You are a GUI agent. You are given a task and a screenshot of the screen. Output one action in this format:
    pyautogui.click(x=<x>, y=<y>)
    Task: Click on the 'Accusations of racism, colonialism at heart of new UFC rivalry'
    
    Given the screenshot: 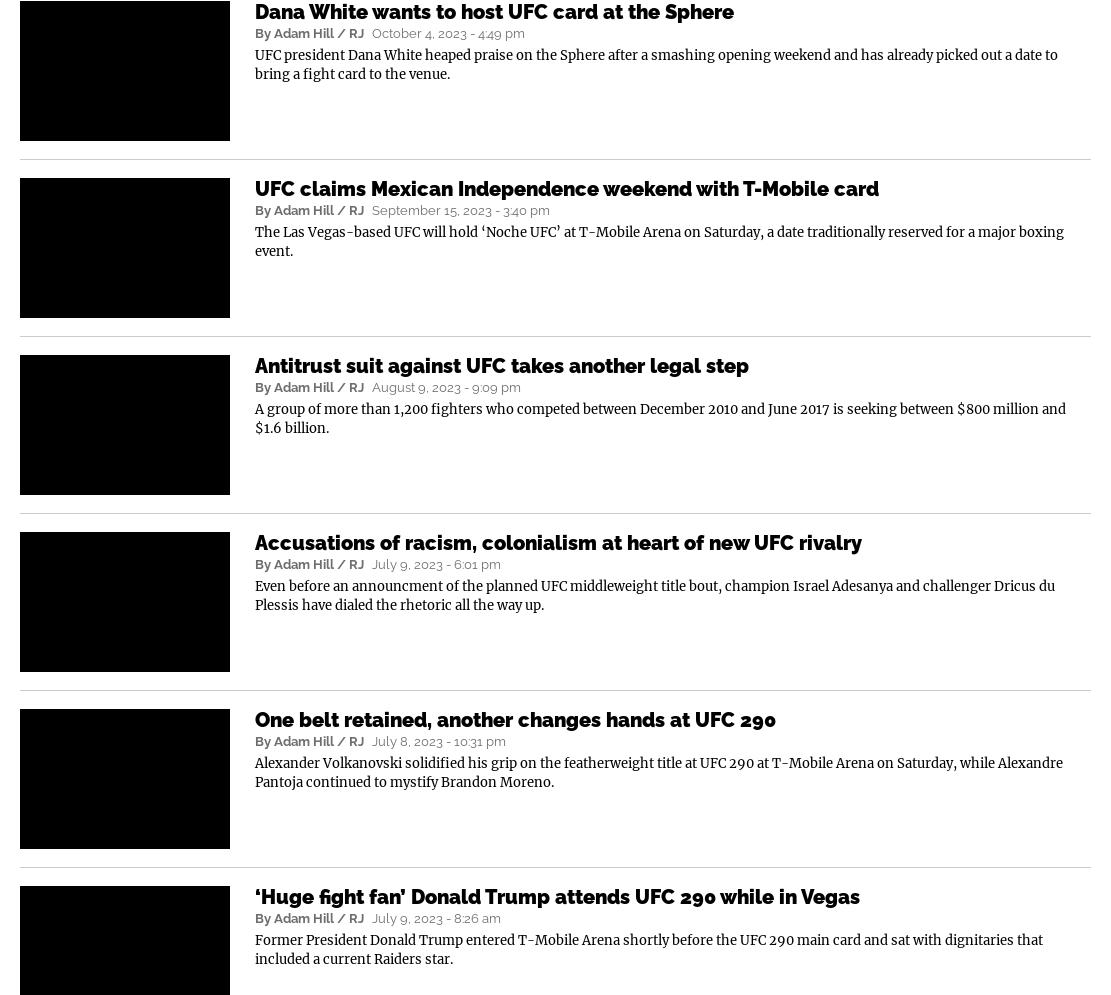 What is the action you would take?
    pyautogui.click(x=557, y=542)
    